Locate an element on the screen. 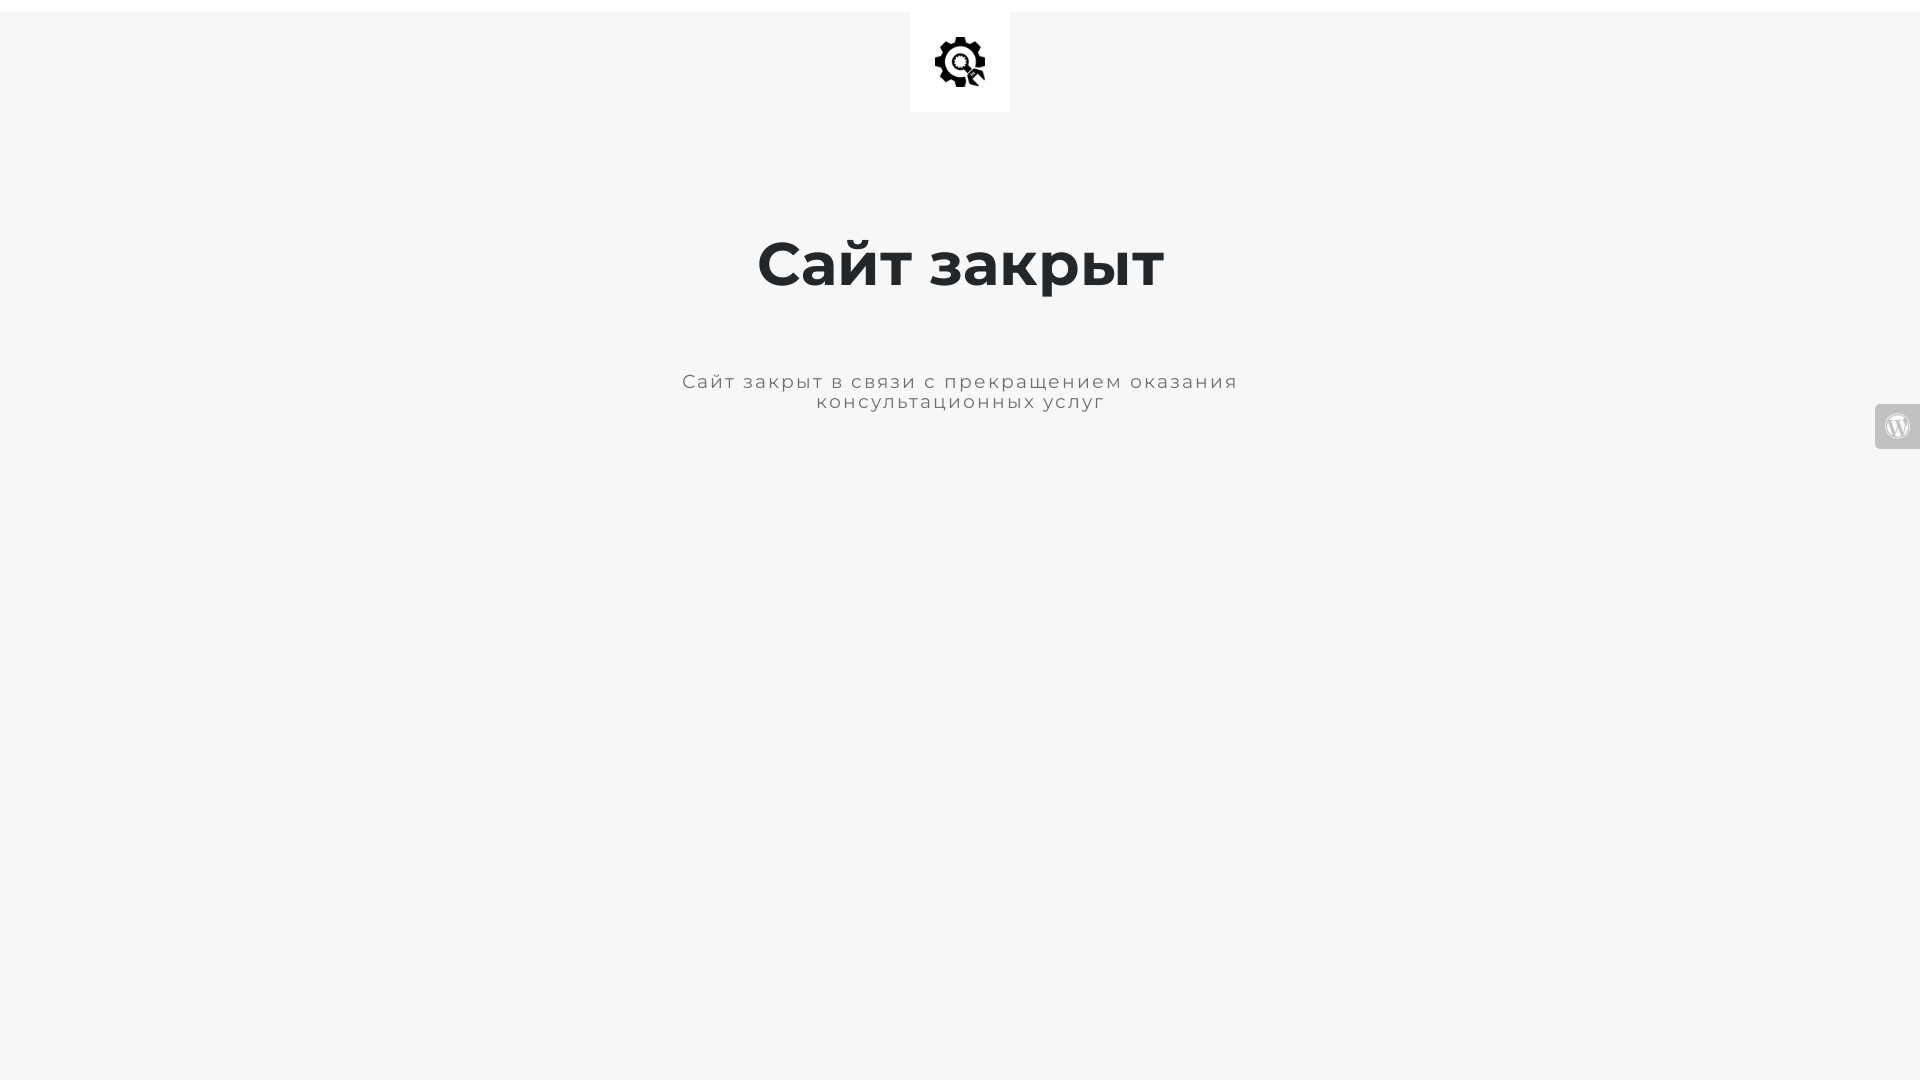 The width and height of the screenshot is (1920, 1080). 'Site is Under Construction' is located at coordinates (960, 60).